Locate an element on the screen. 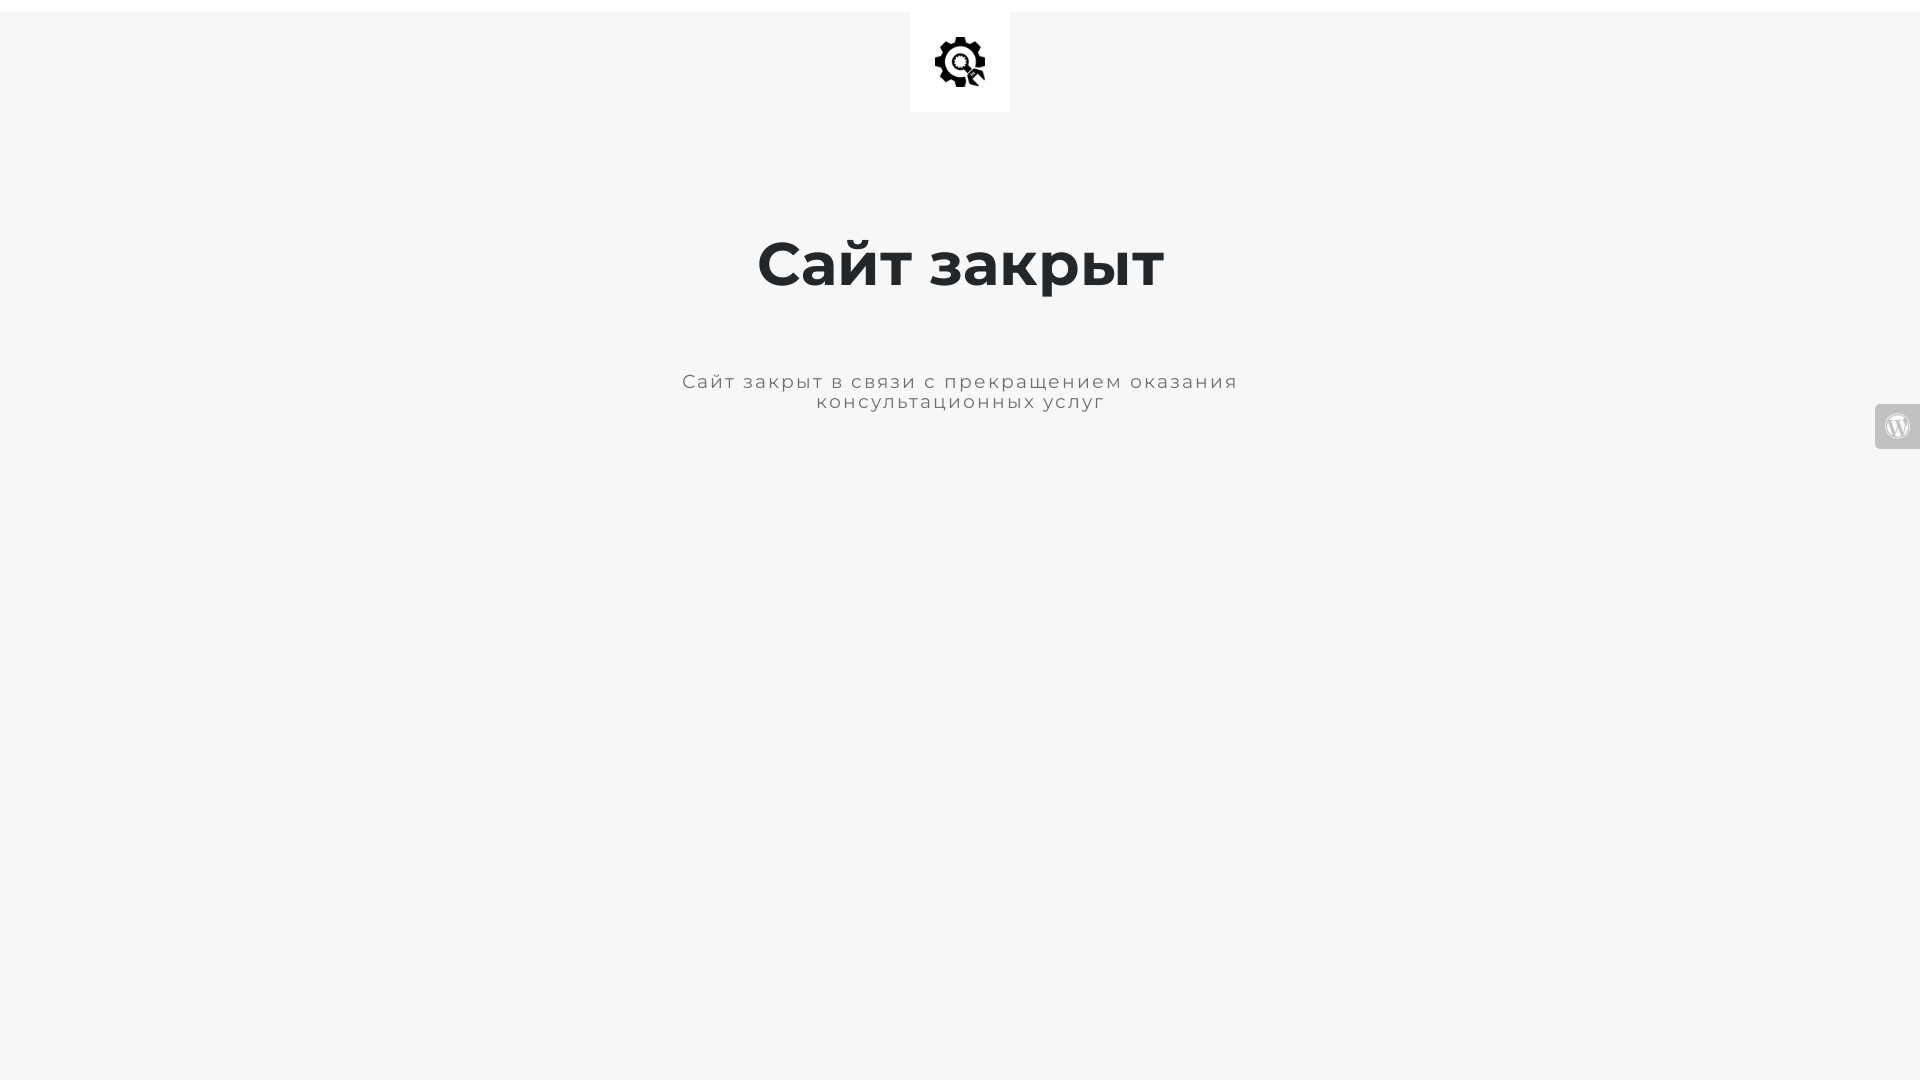 The width and height of the screenshot is (1920, 1080). 'Site is Under Construction' is located at coordinates (960, 60).